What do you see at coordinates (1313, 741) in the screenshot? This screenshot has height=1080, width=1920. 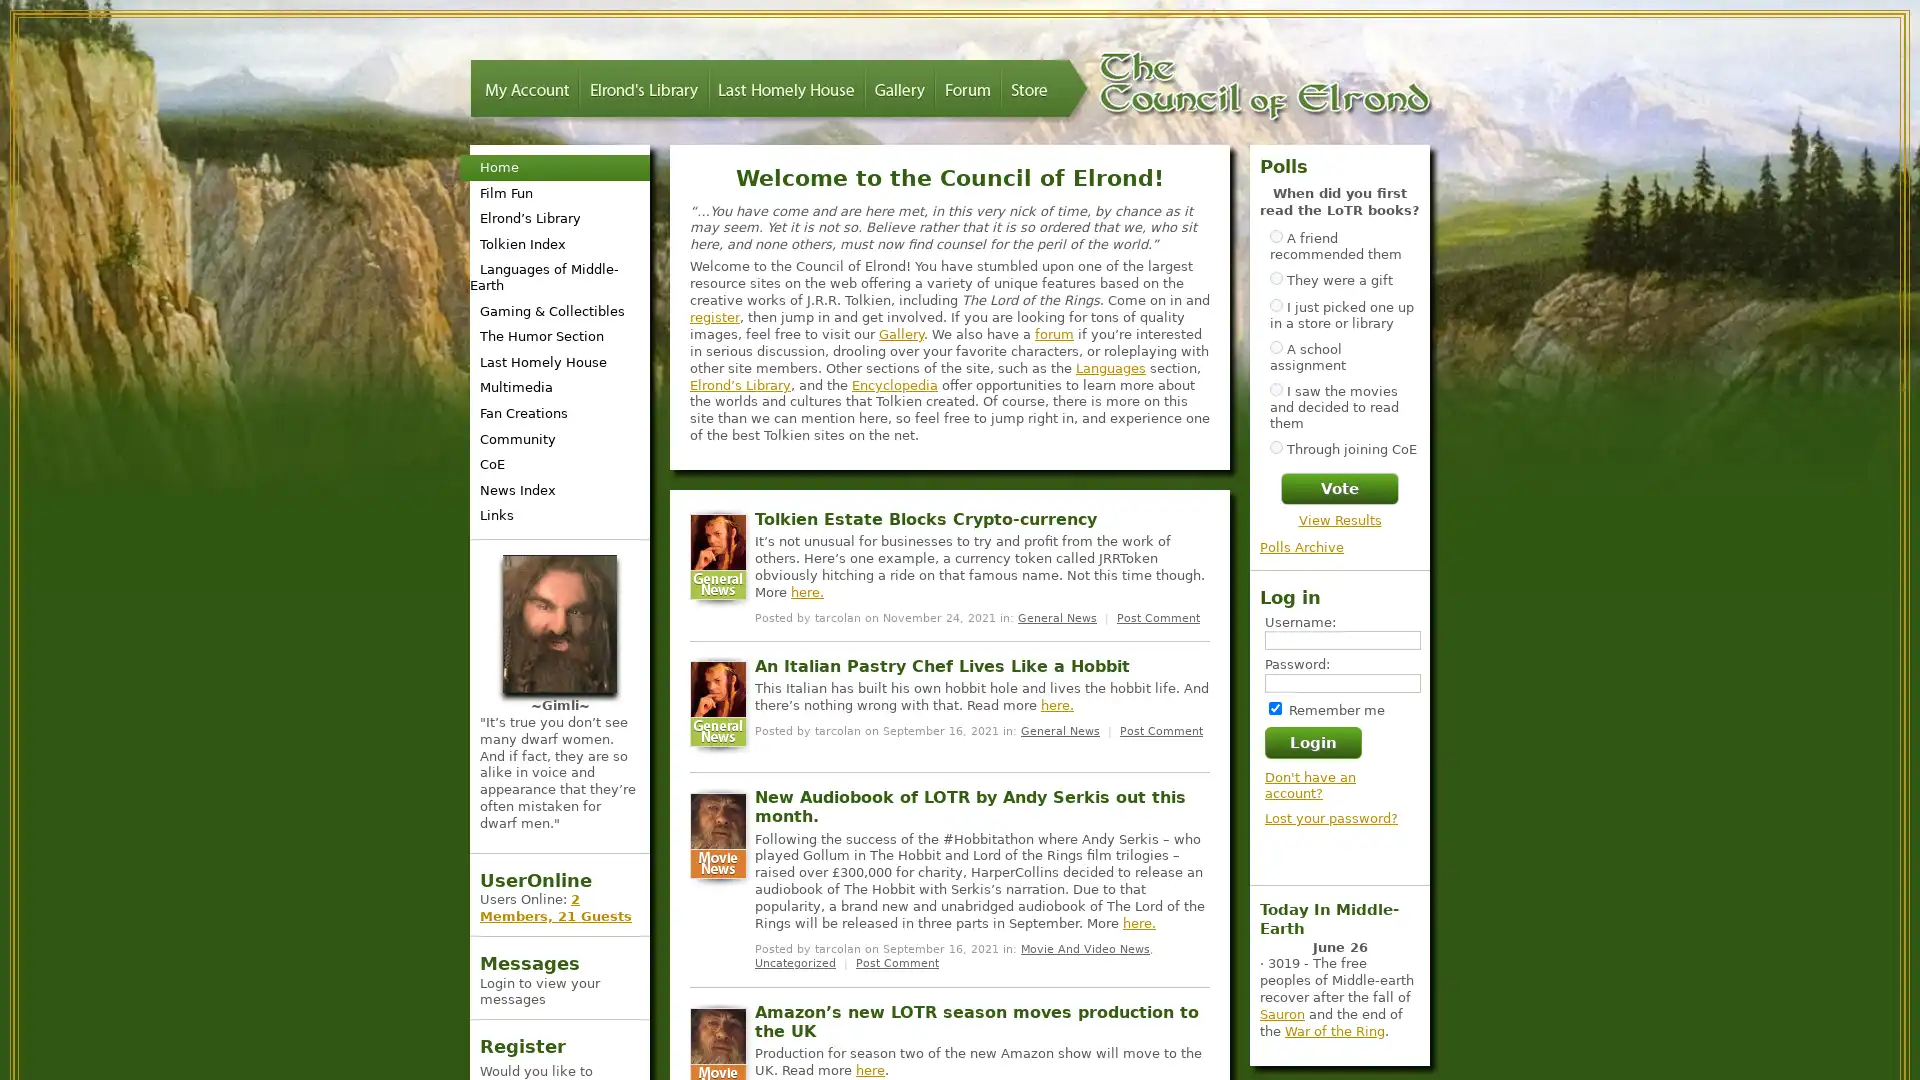 I see `Login` at bounding box center [1313, 741].